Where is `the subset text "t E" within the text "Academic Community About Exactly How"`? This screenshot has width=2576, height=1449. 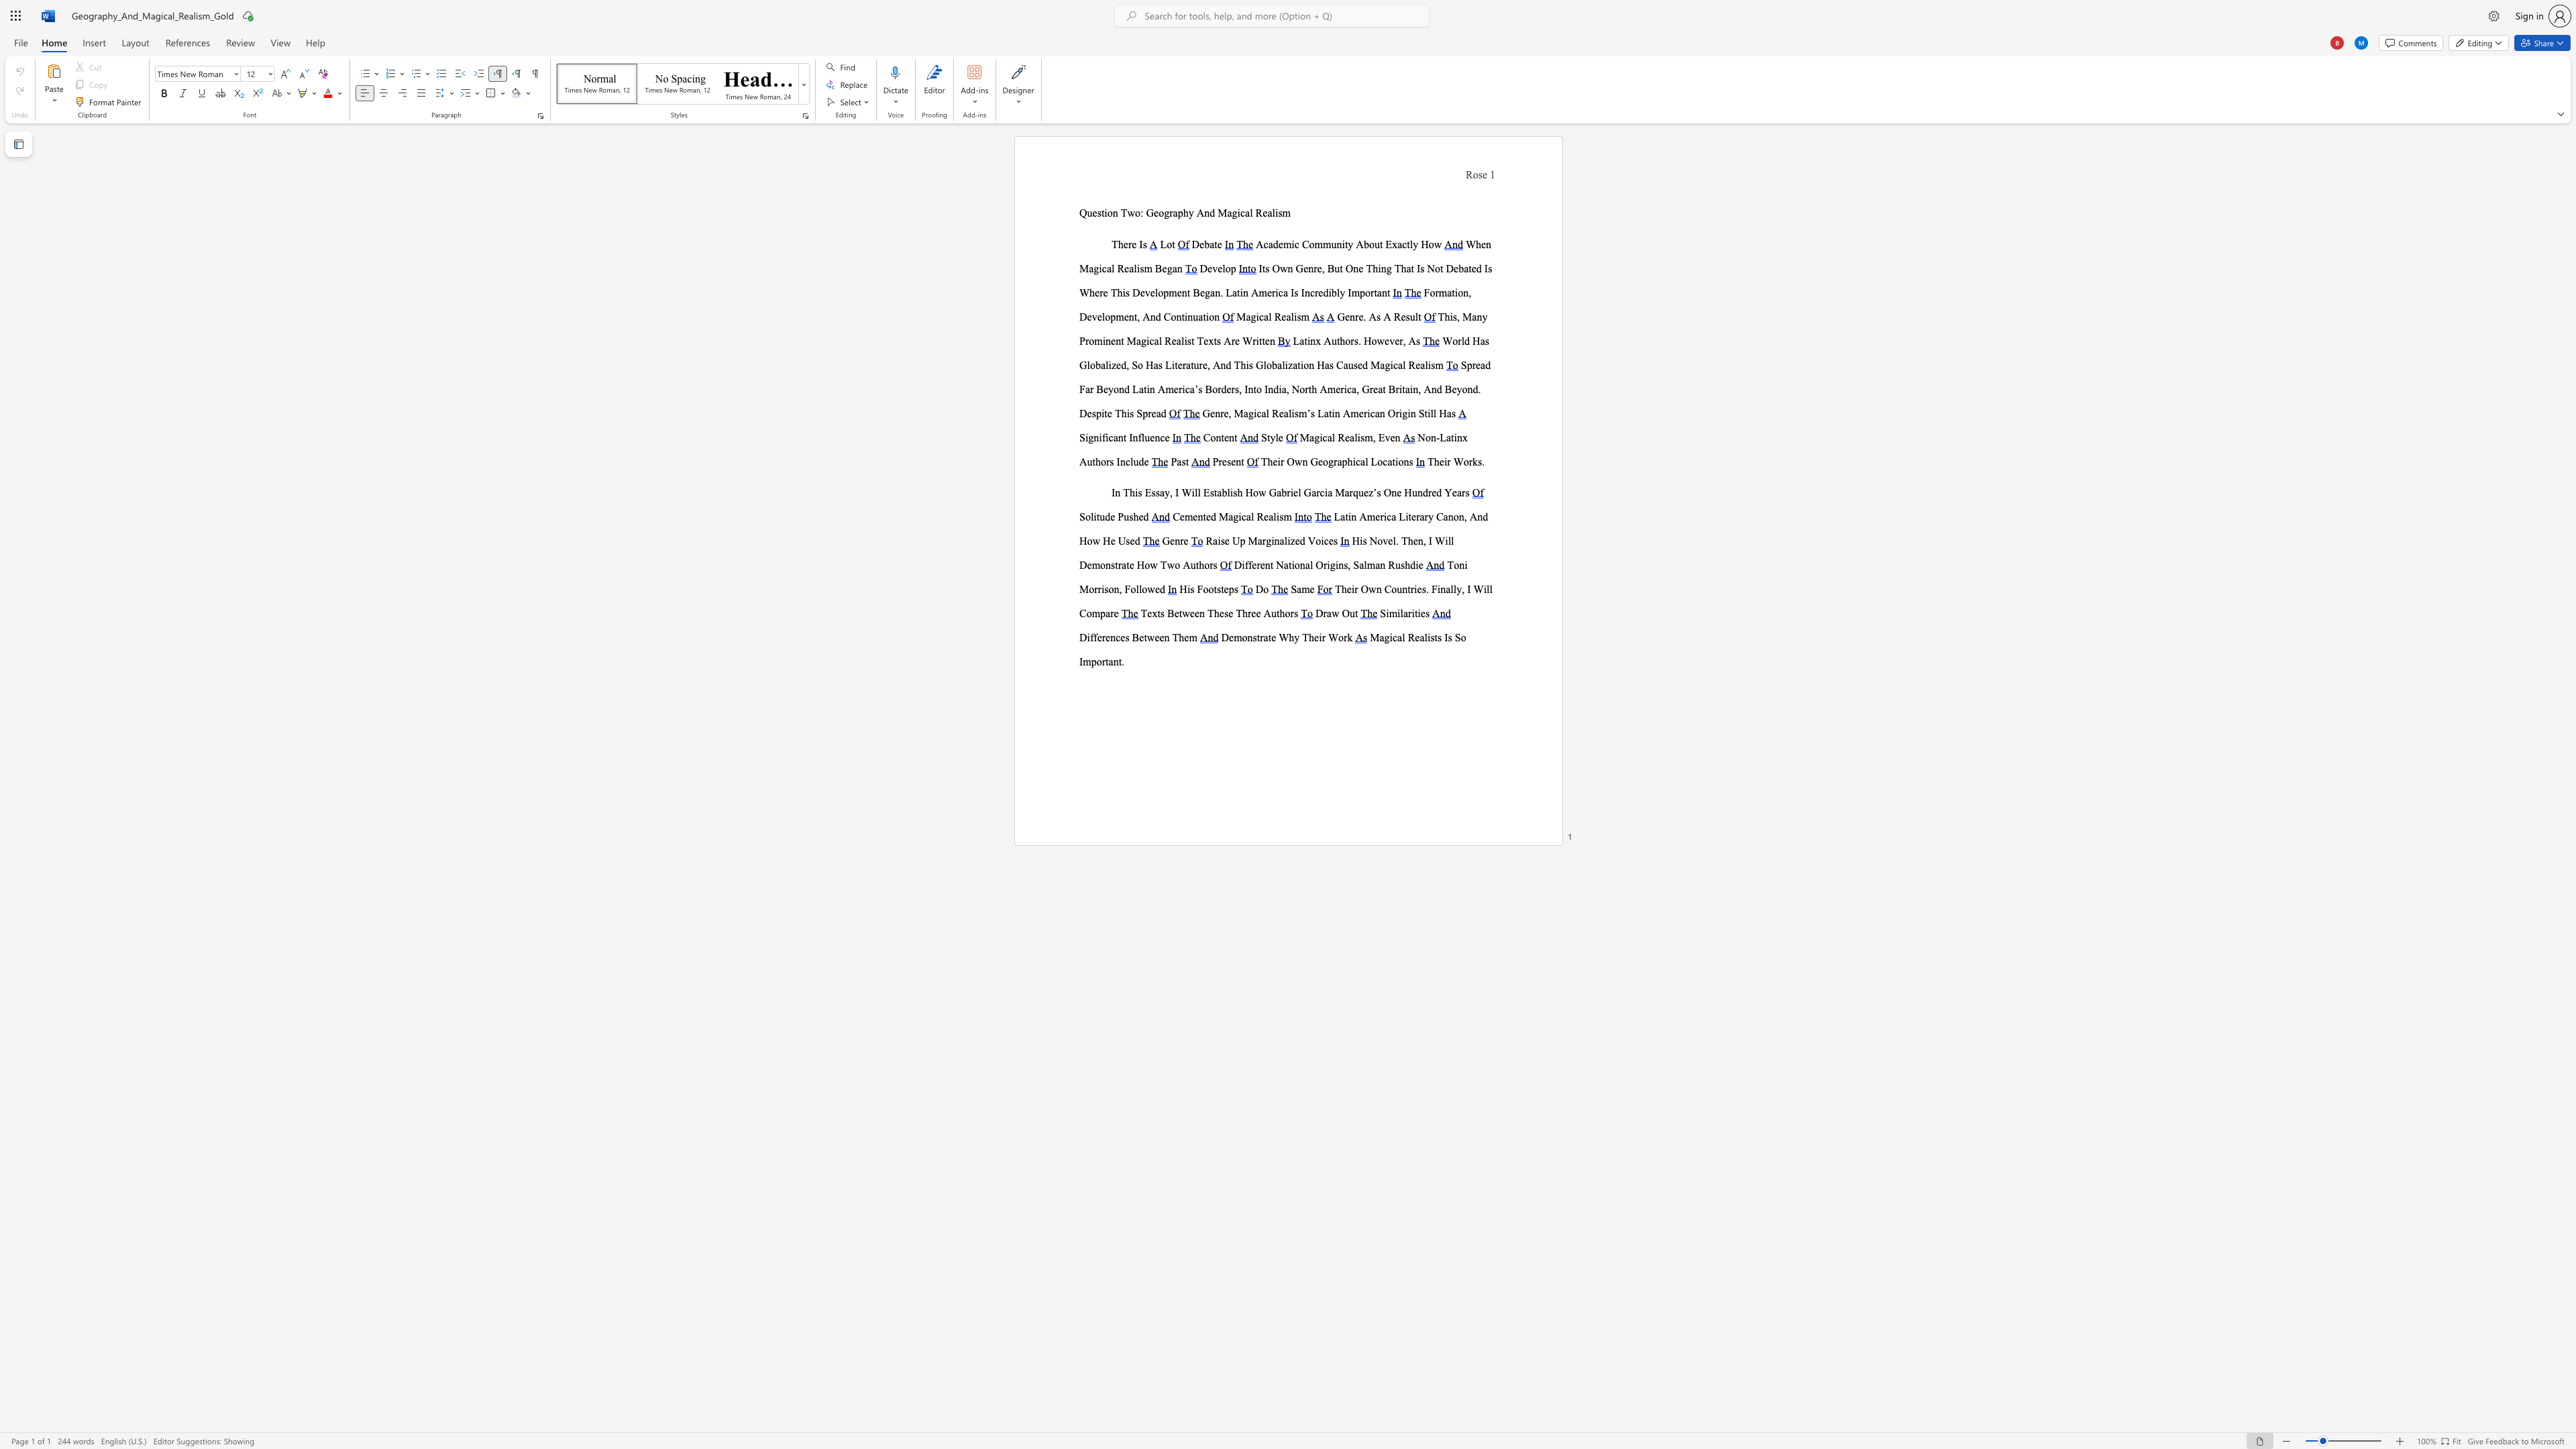 the subset text "t E" within the text "Academic Community About Exactly How" is located at coordinates (1379, 244).